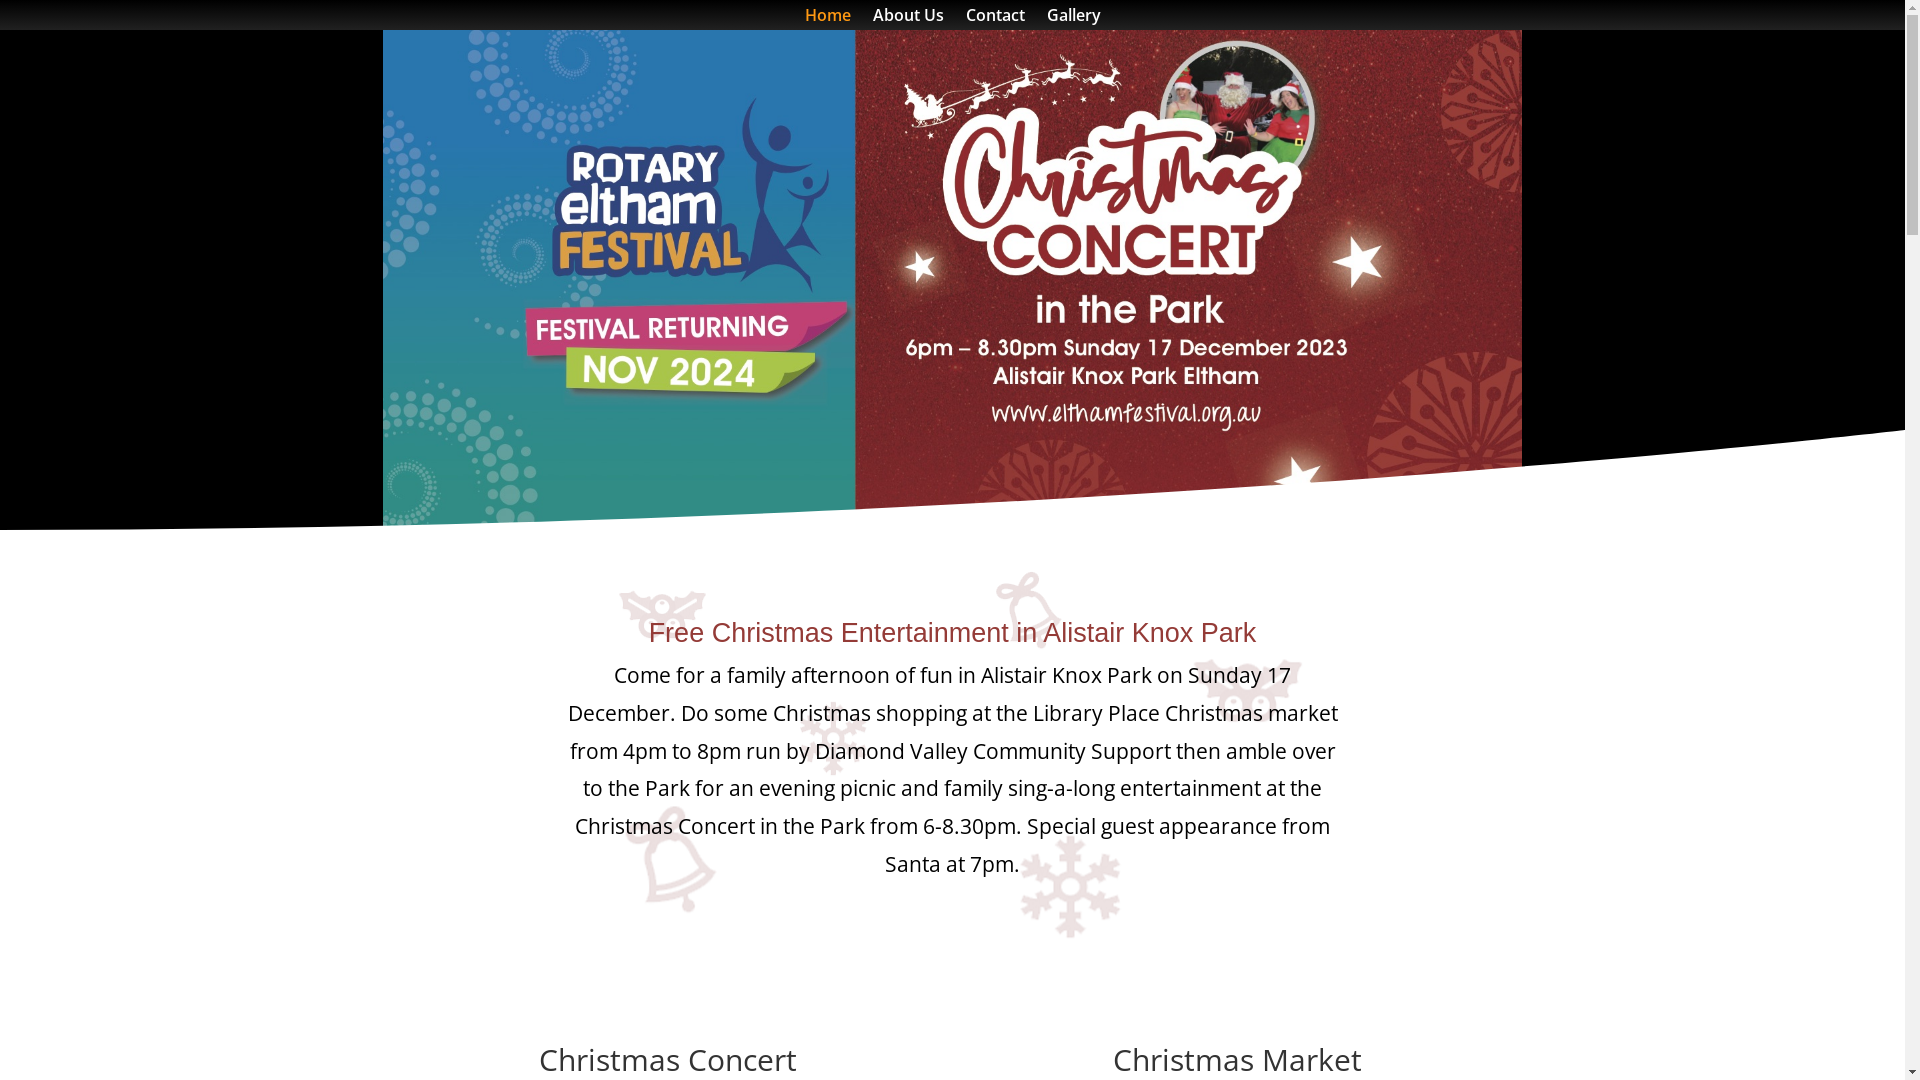 The width and height of the screenshot is (1920, 1080). I want to click on 'About Us', so click(872, 19).